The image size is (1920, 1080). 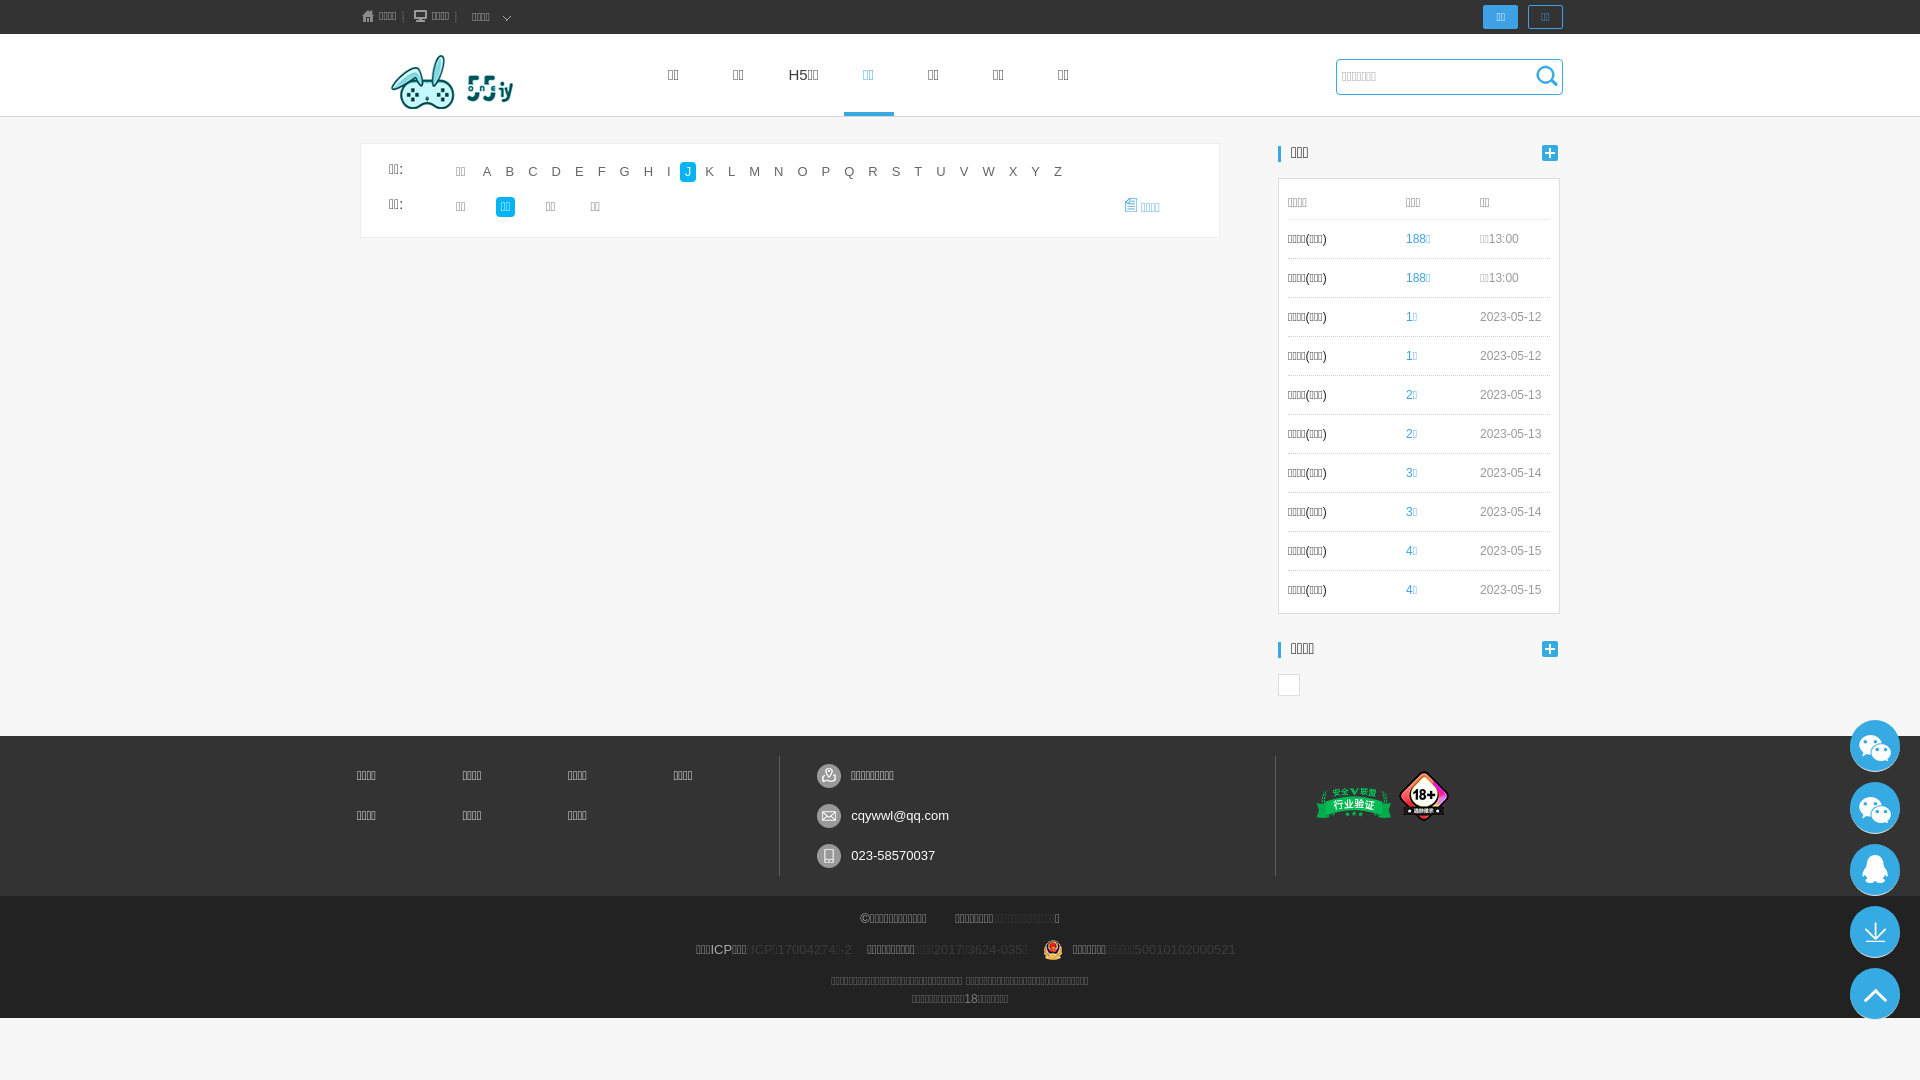 What do you see at coordinates (668, 171) in the screenshot?
I see `'I'` at bounding box center [668, 171].